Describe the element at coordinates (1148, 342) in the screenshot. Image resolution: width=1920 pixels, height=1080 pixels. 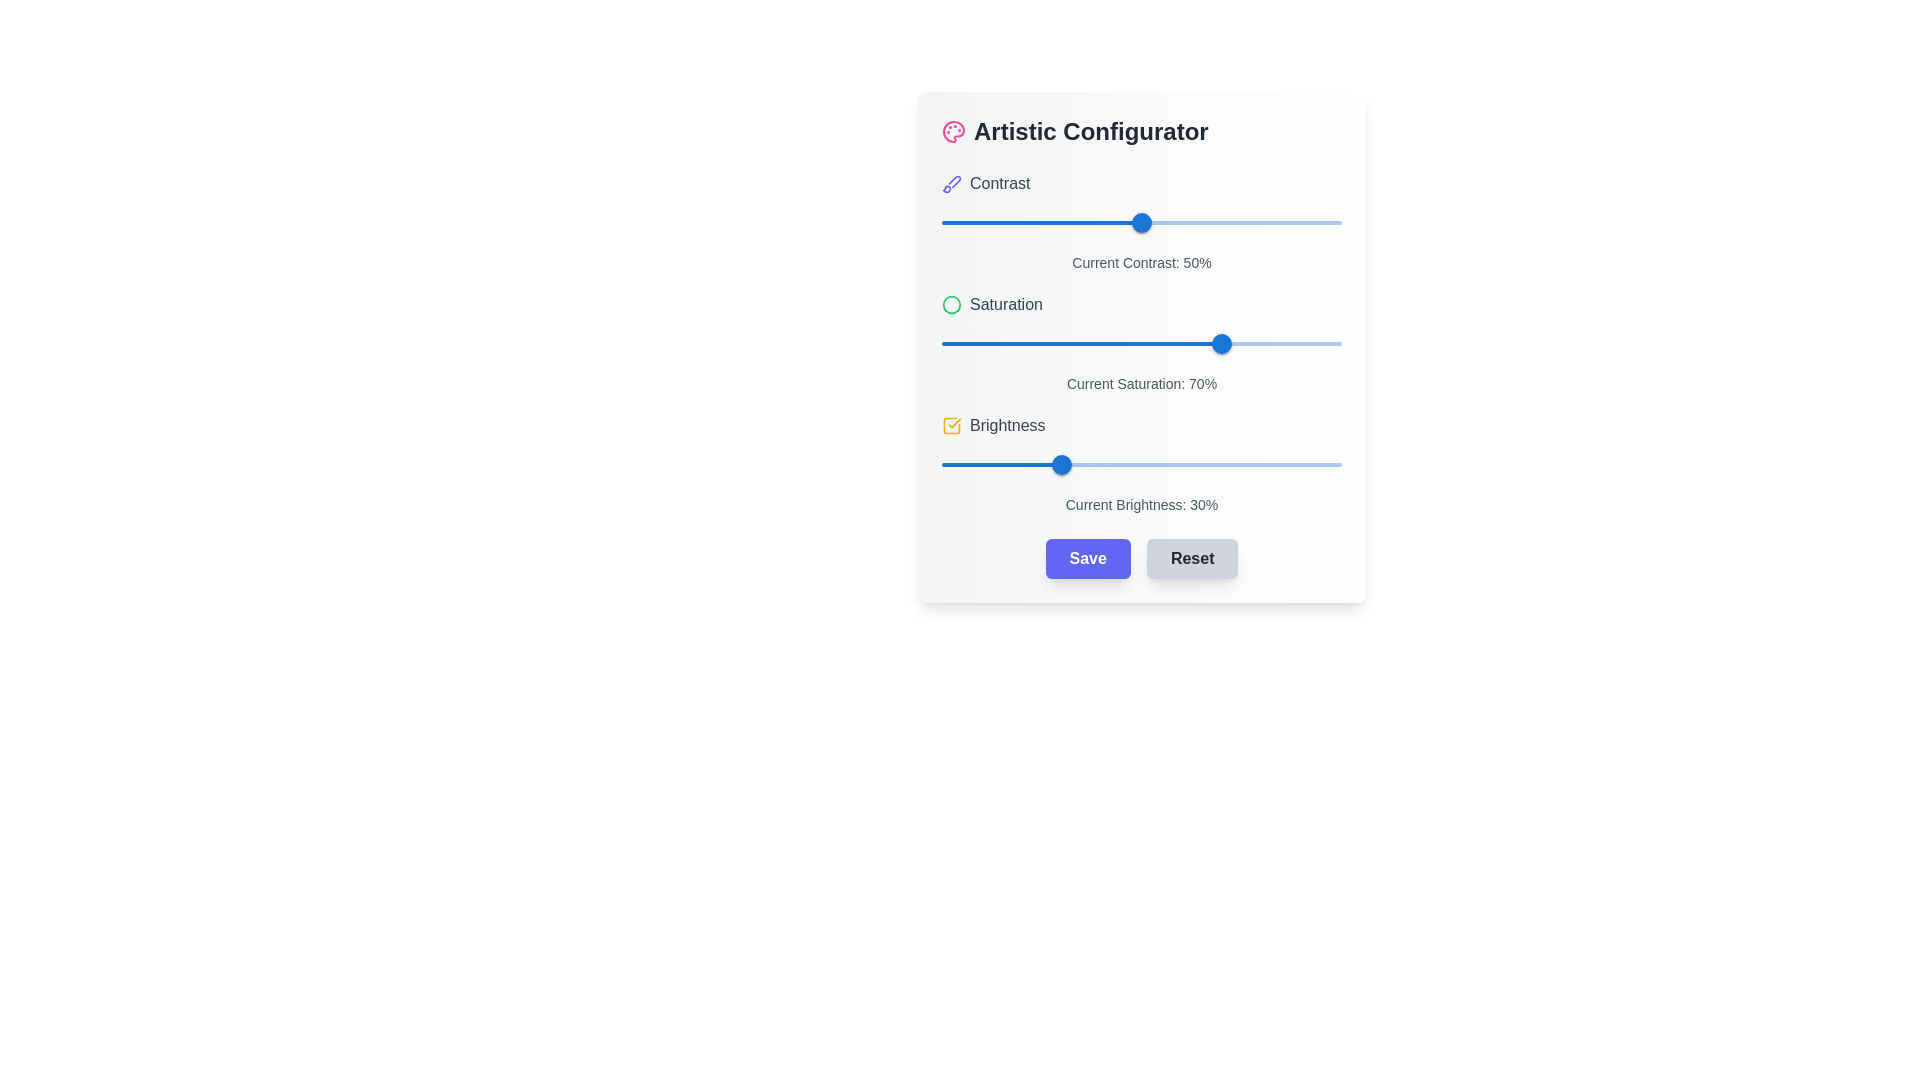
I see `saturation` at that location.